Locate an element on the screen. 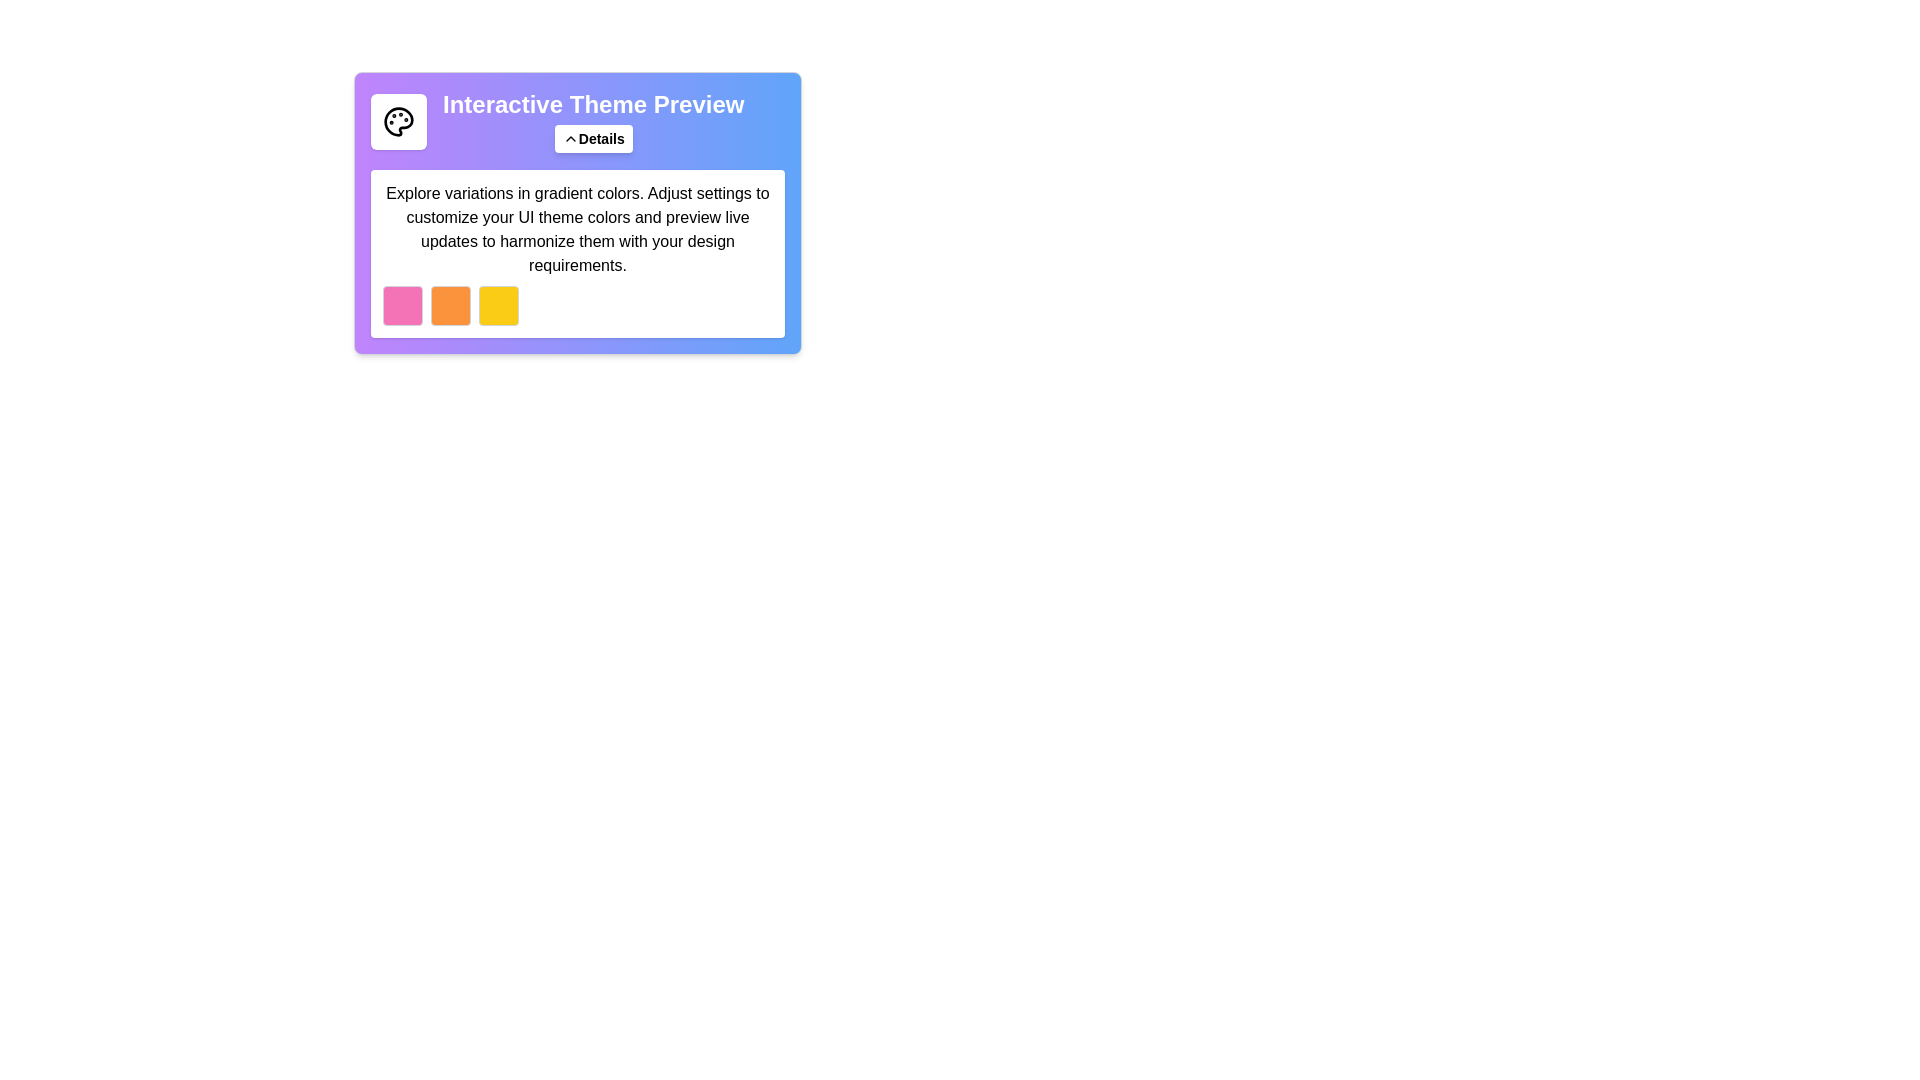 The width and height of the screenshot is (1920, 1080). the 'Interactive Theme Preview' composite component, which includes a colorful palette icon, a bold title, and a 'Details' button, for further customization is located at coordinates (576, 121).